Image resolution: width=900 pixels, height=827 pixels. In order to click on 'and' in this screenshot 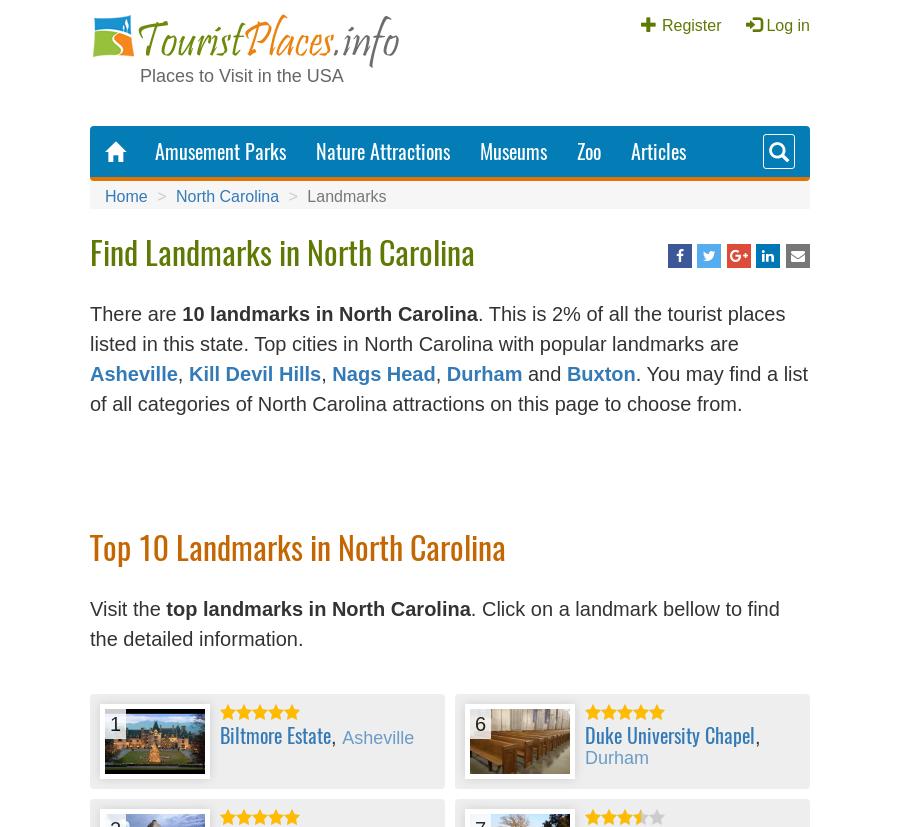, I will do `click(542, 372)`.